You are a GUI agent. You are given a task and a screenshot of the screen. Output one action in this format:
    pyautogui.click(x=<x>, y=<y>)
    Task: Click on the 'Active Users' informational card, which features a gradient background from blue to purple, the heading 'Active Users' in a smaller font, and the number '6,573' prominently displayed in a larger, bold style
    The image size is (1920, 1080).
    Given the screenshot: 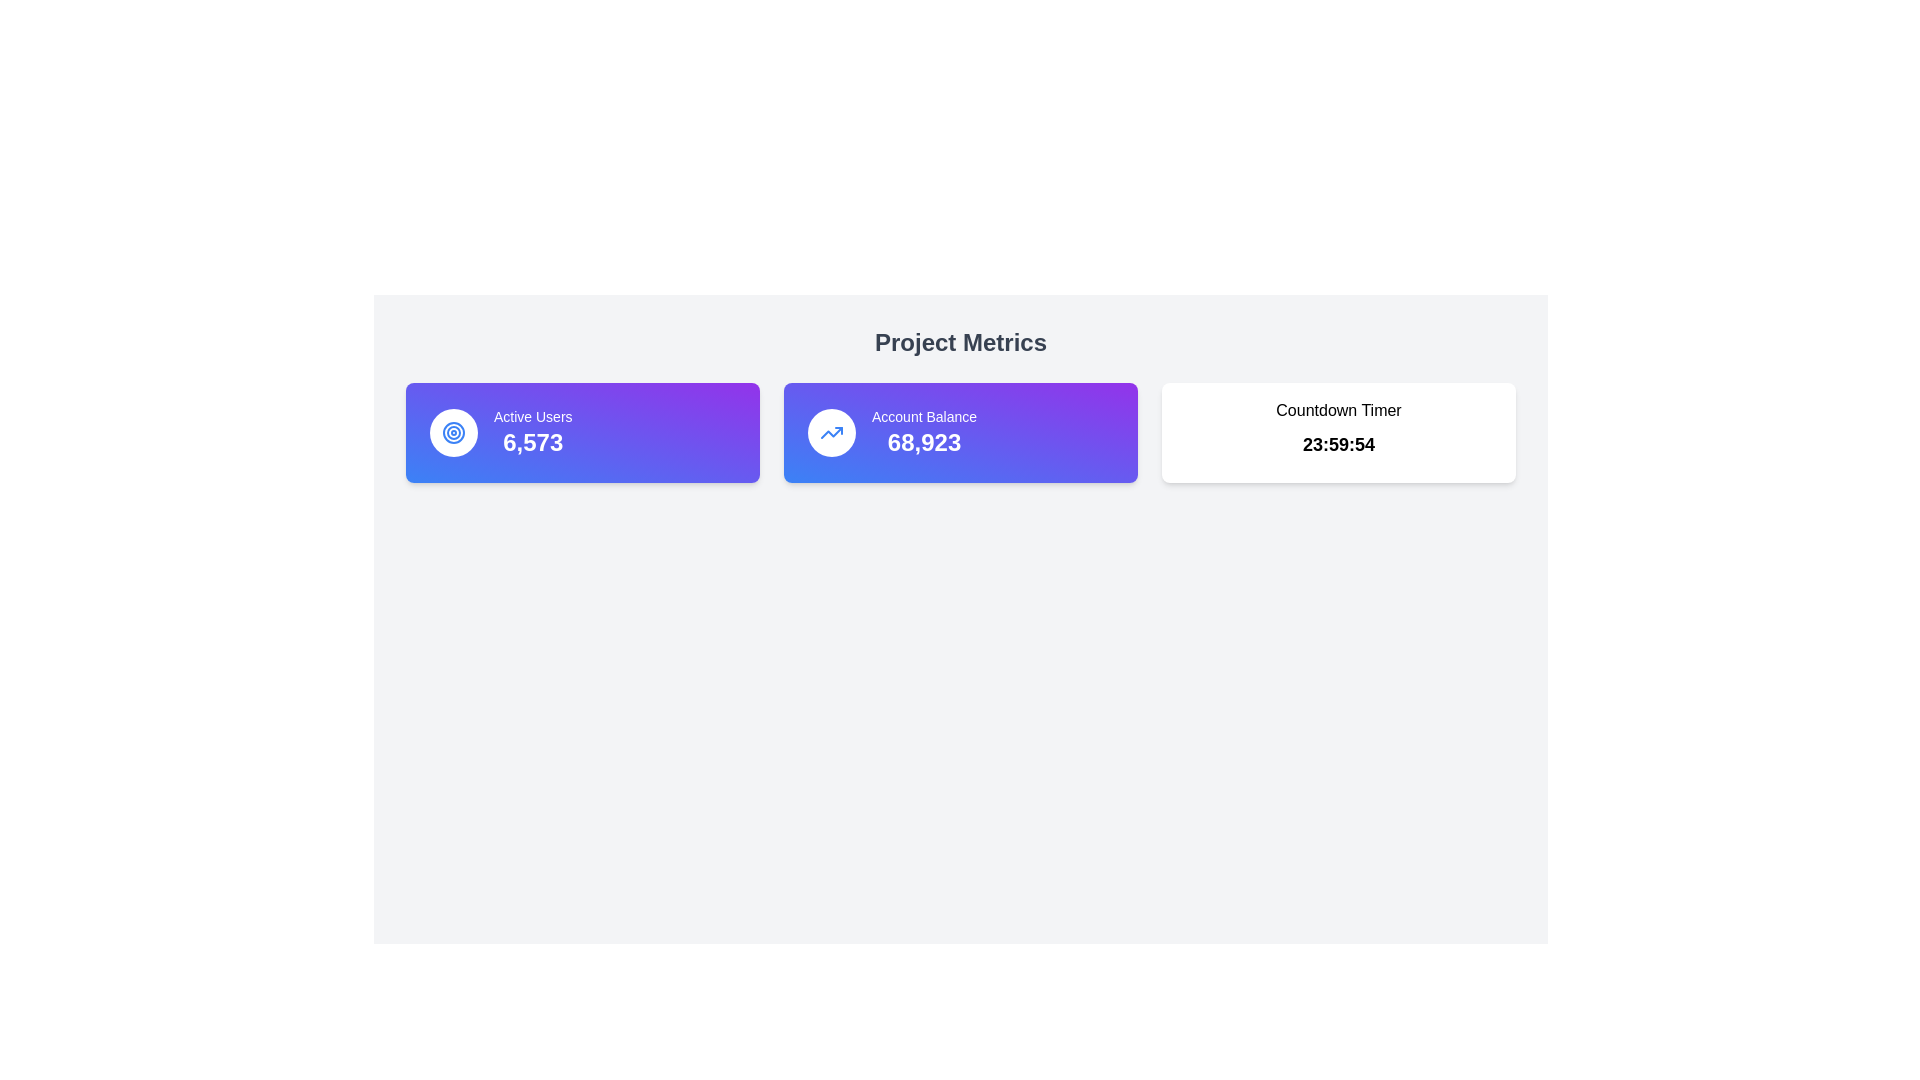 What is the action you would take?
    pyautogui.click(x=581, y=431)
    